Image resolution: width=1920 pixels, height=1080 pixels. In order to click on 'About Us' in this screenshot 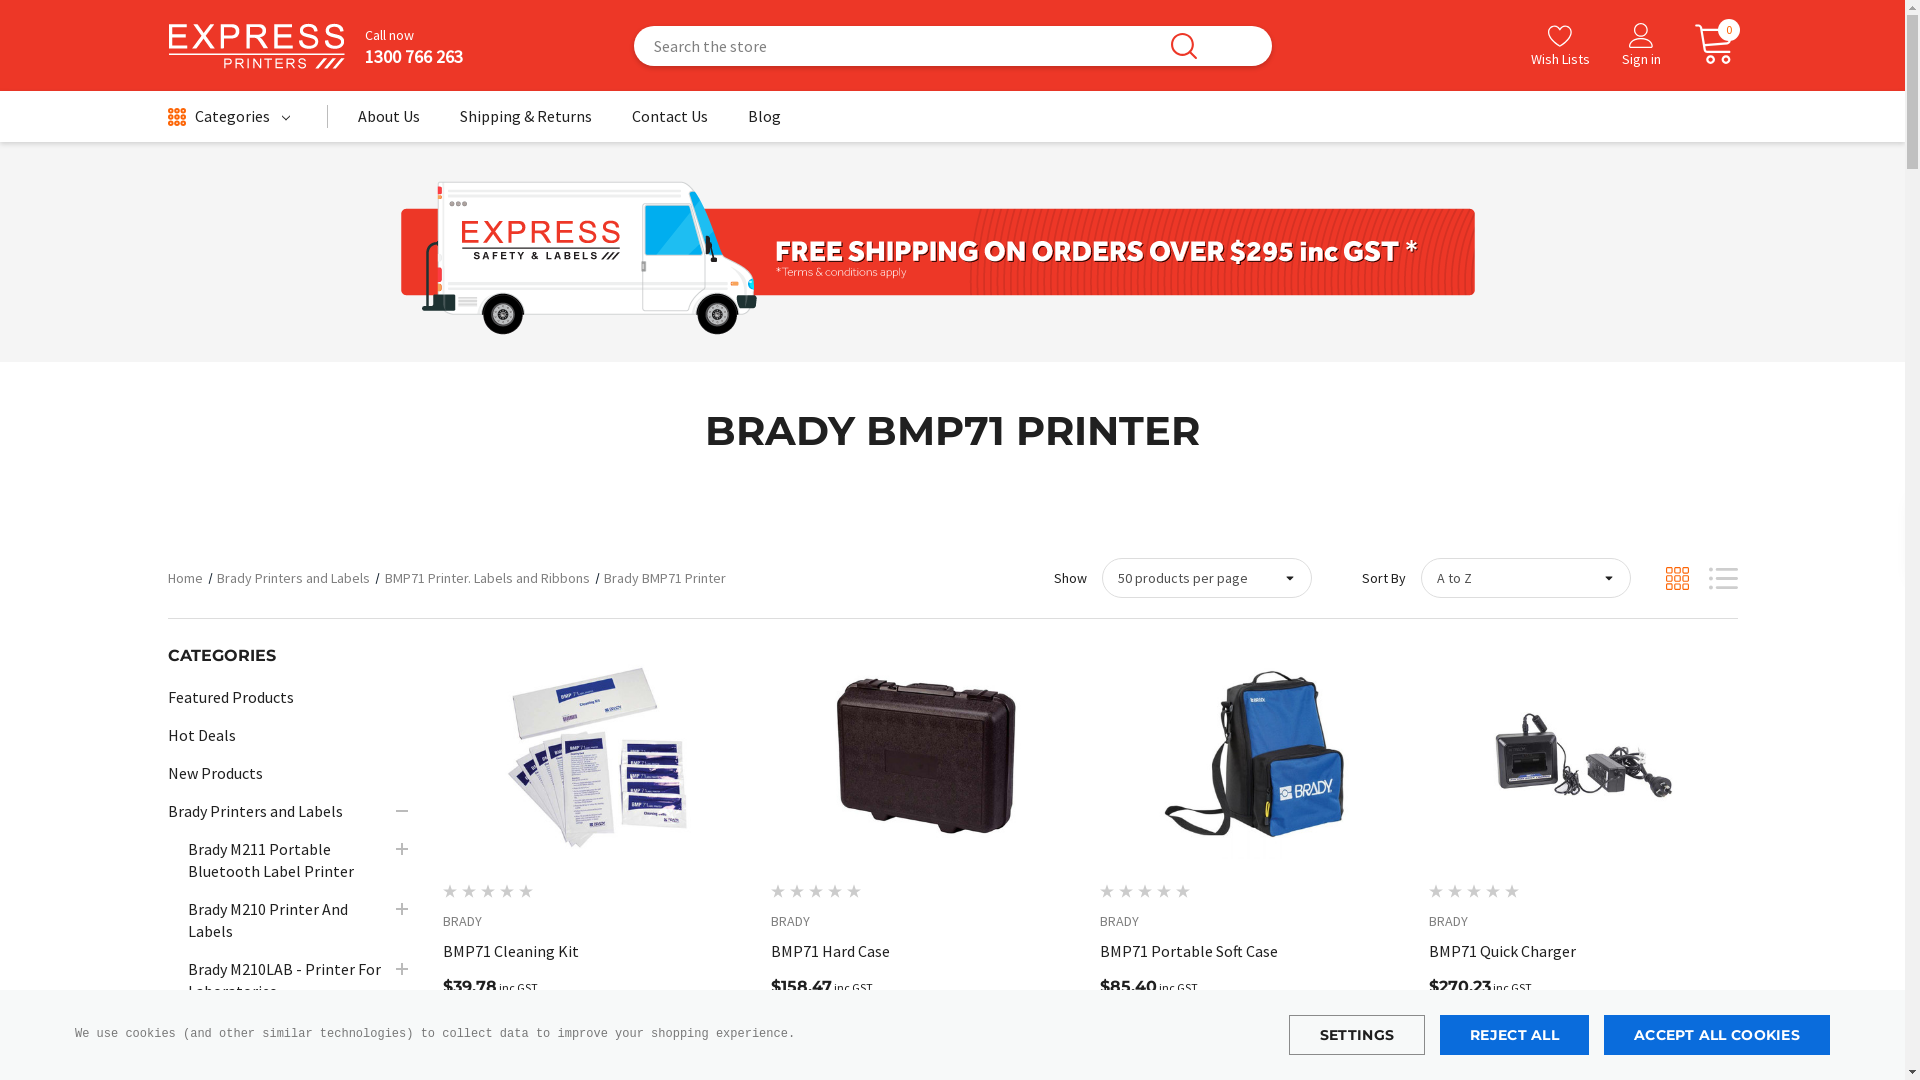, I will do `click(388, 121)`.